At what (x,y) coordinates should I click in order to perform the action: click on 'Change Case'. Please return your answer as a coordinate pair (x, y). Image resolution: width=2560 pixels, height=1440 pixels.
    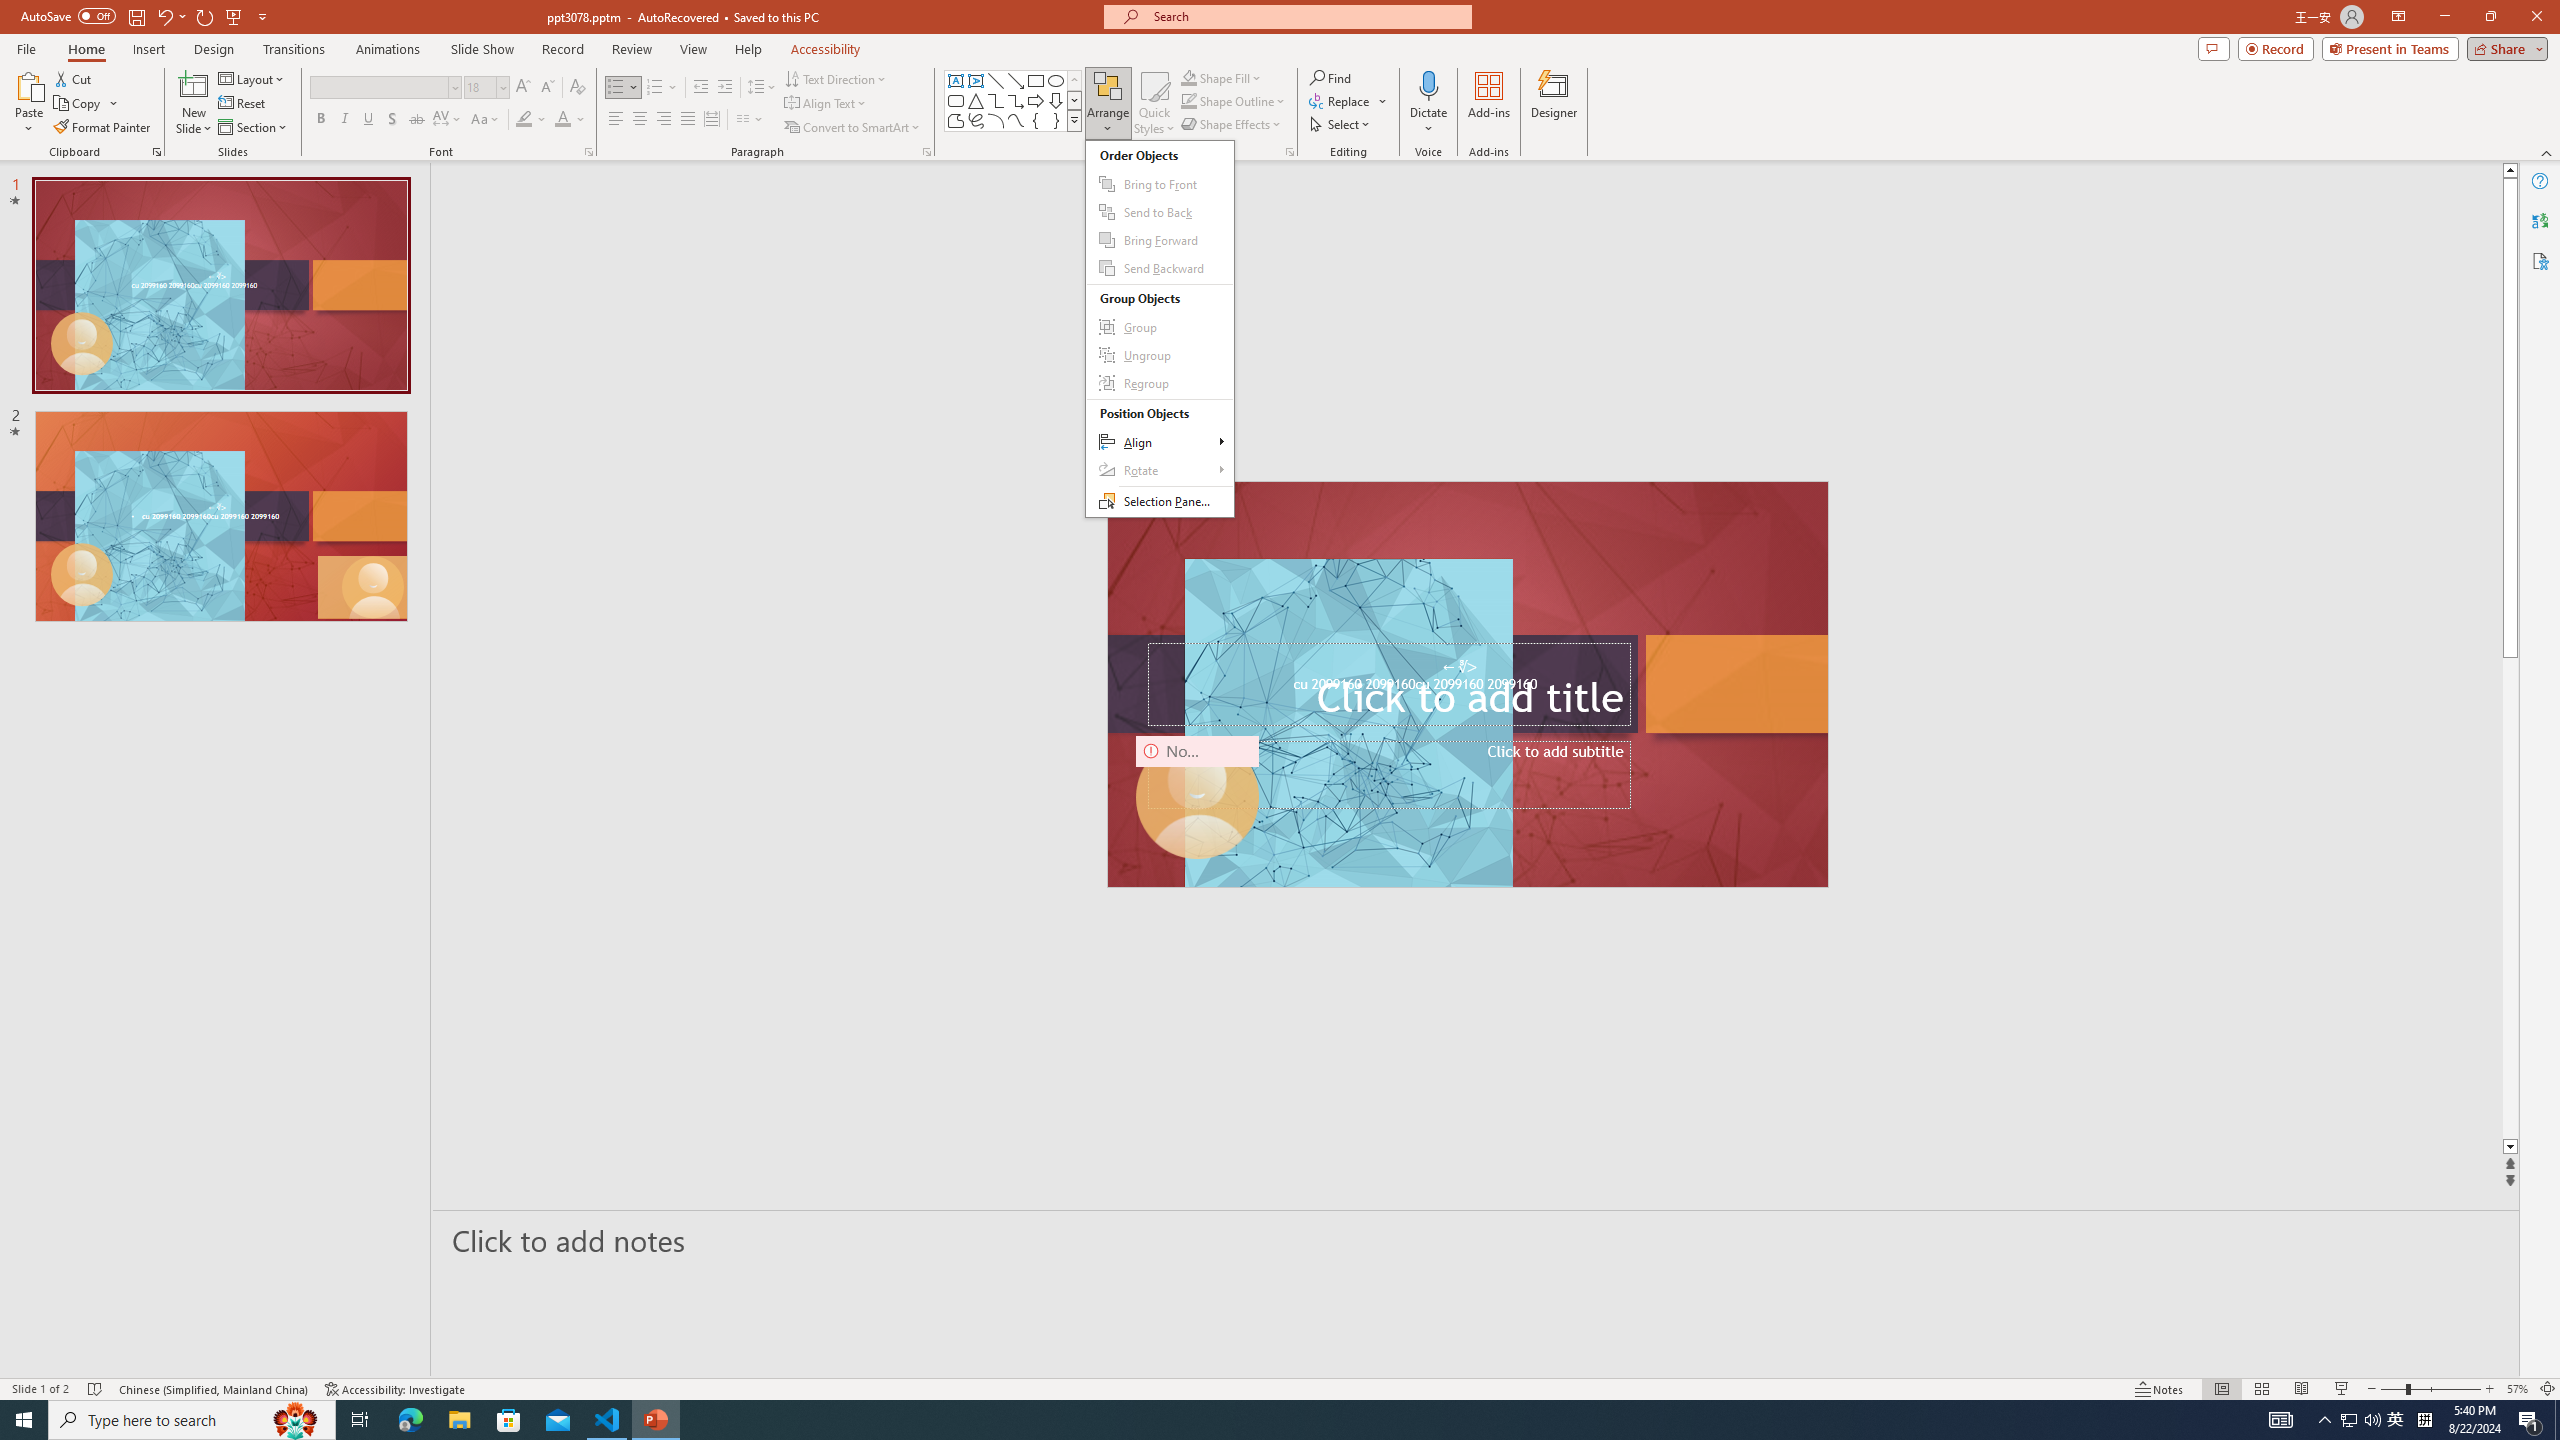
    Looking at the image, I should click on (485, 118).